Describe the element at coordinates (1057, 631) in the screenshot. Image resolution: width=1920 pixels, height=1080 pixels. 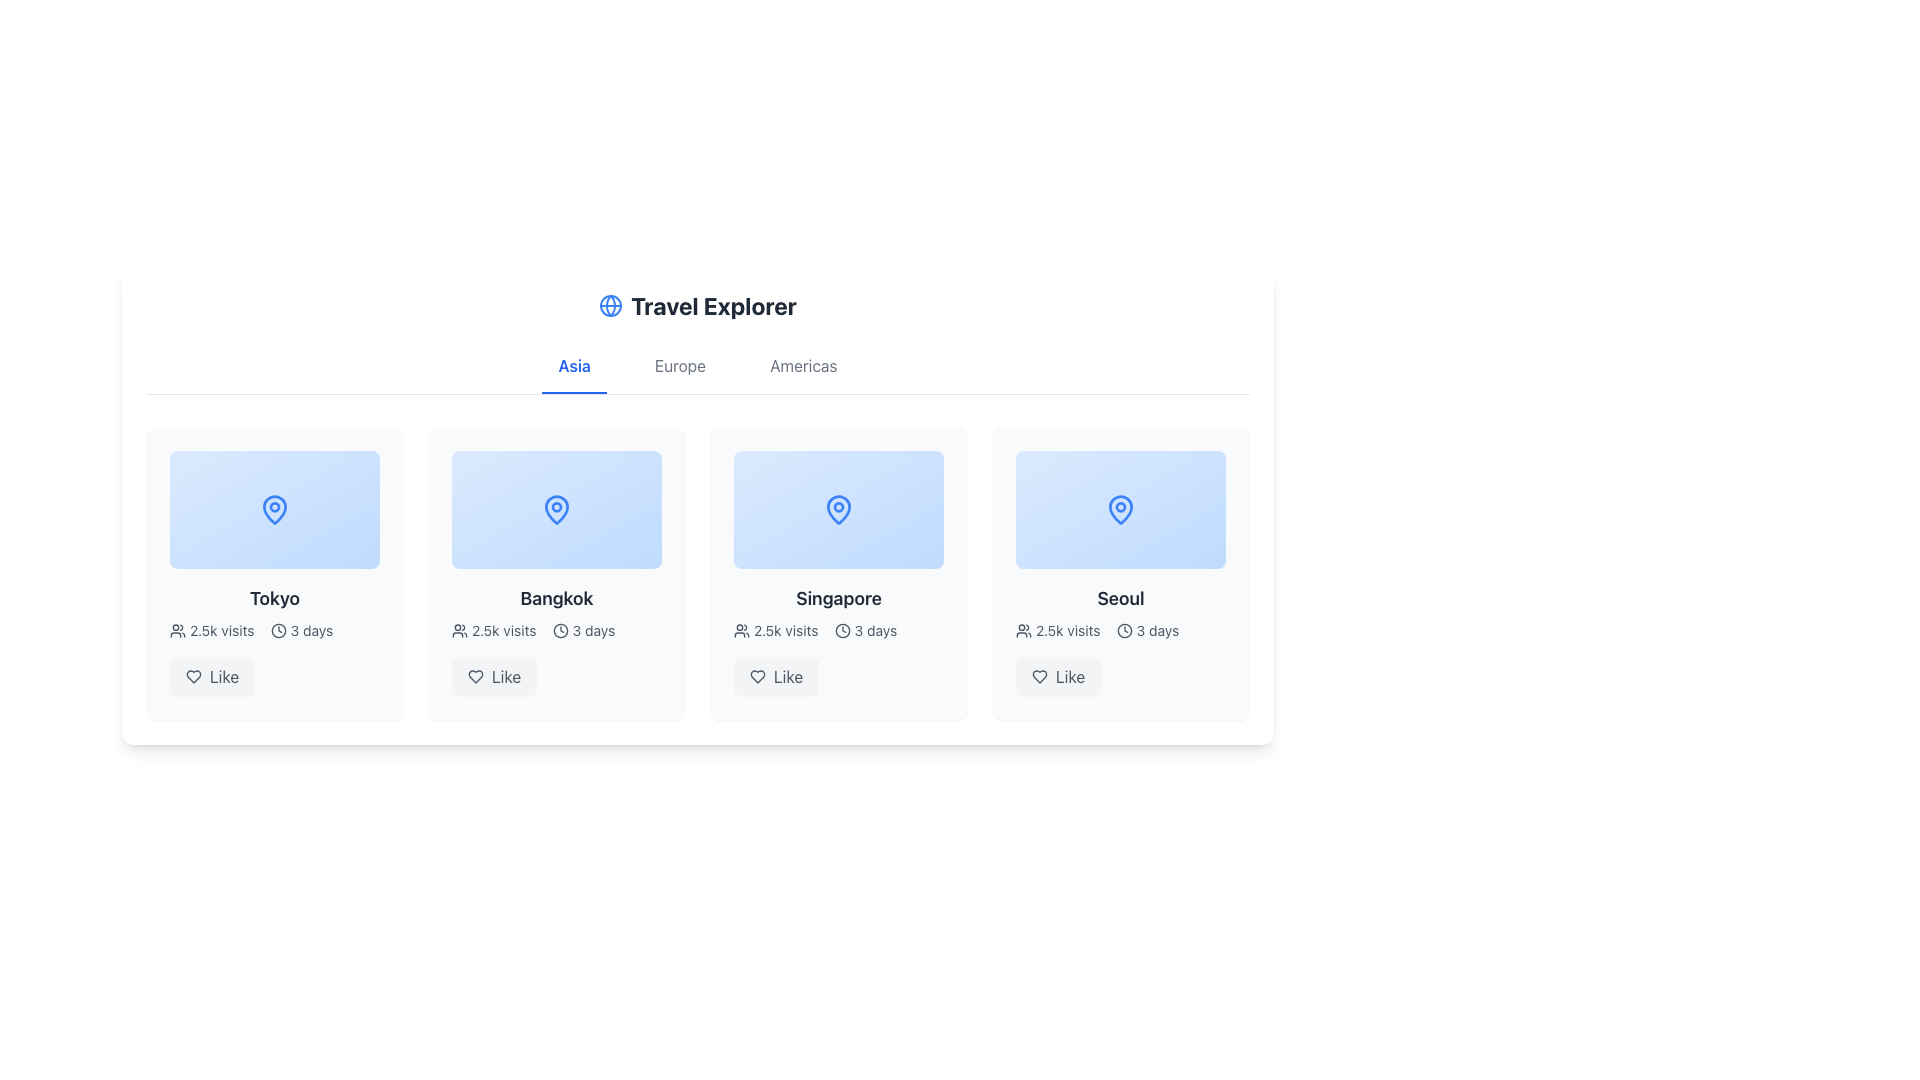
I see `visits information from the text label indicating the number of visits for the location 'Seoul', which is located in the last column of the grid layout below the header image and next to the duration icon` at that location.